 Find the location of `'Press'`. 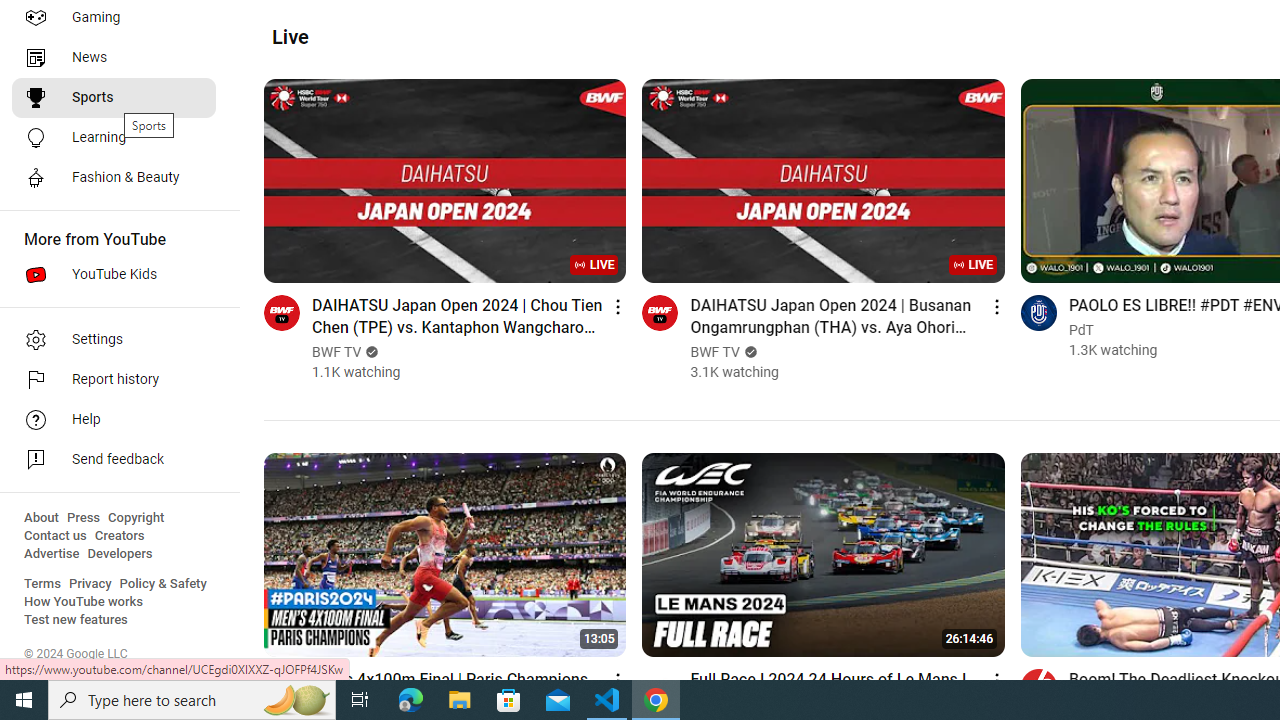

'Press' is located at coordinates (82, 517).